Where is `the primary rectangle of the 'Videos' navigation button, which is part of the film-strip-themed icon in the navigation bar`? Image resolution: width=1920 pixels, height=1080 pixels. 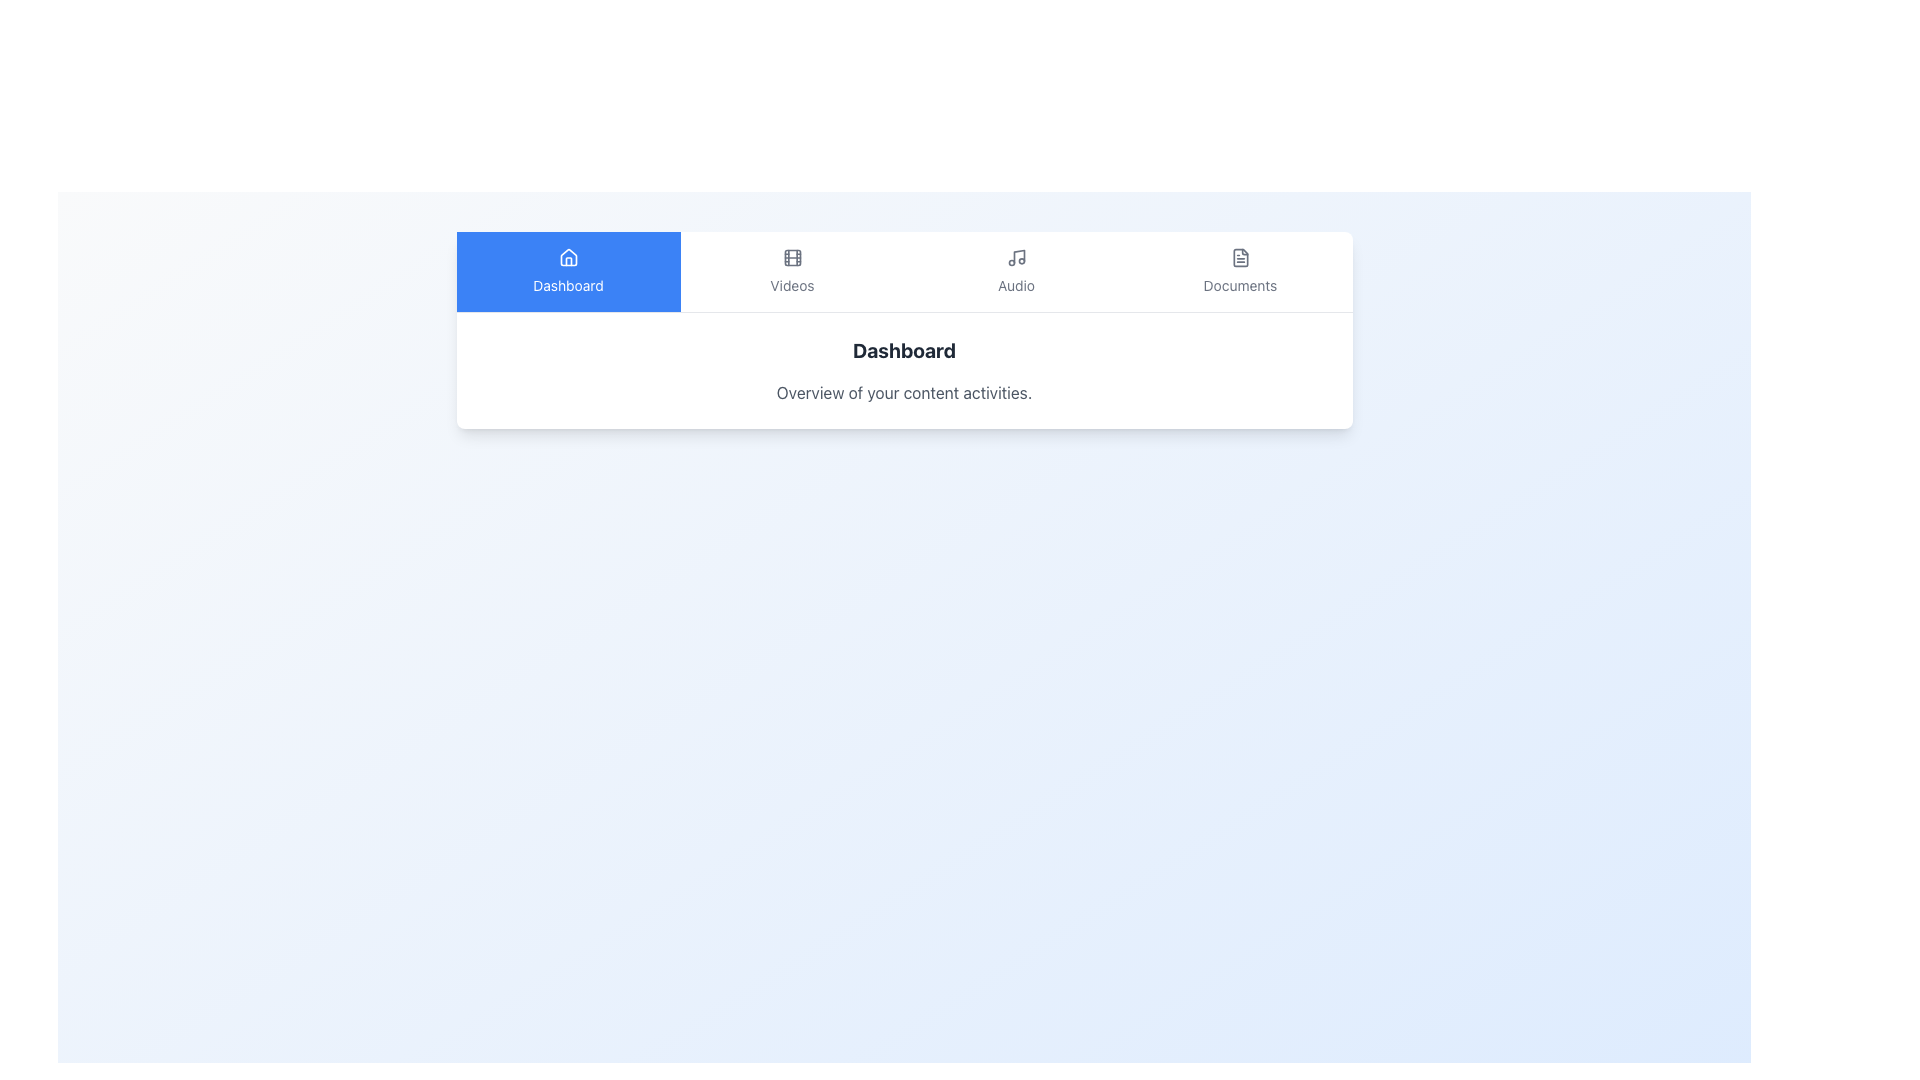
the primary rectangle of the 'Videos' navigation button, which is part of the film-strip-themed icon in the navigation bar is located at coordinates (791, 257).